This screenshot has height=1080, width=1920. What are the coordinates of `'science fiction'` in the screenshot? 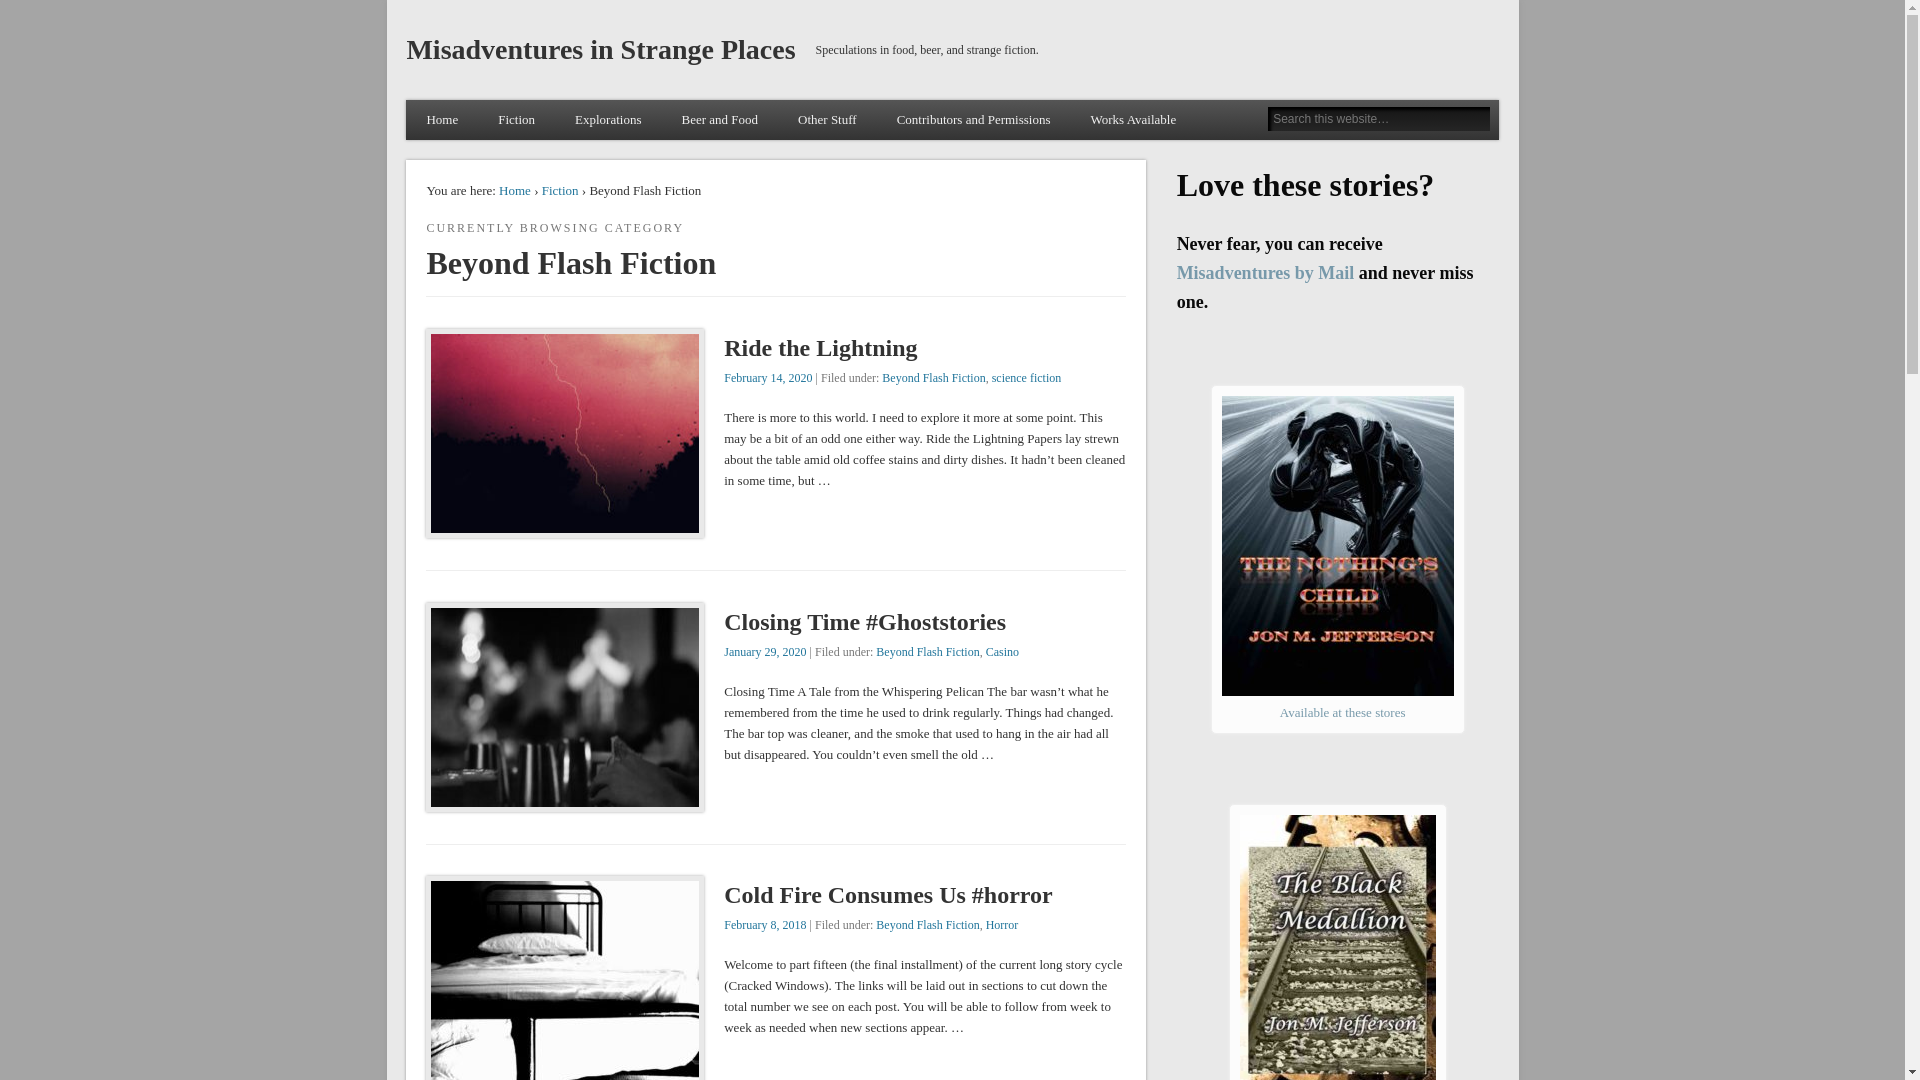 It's located at (1027, 378).